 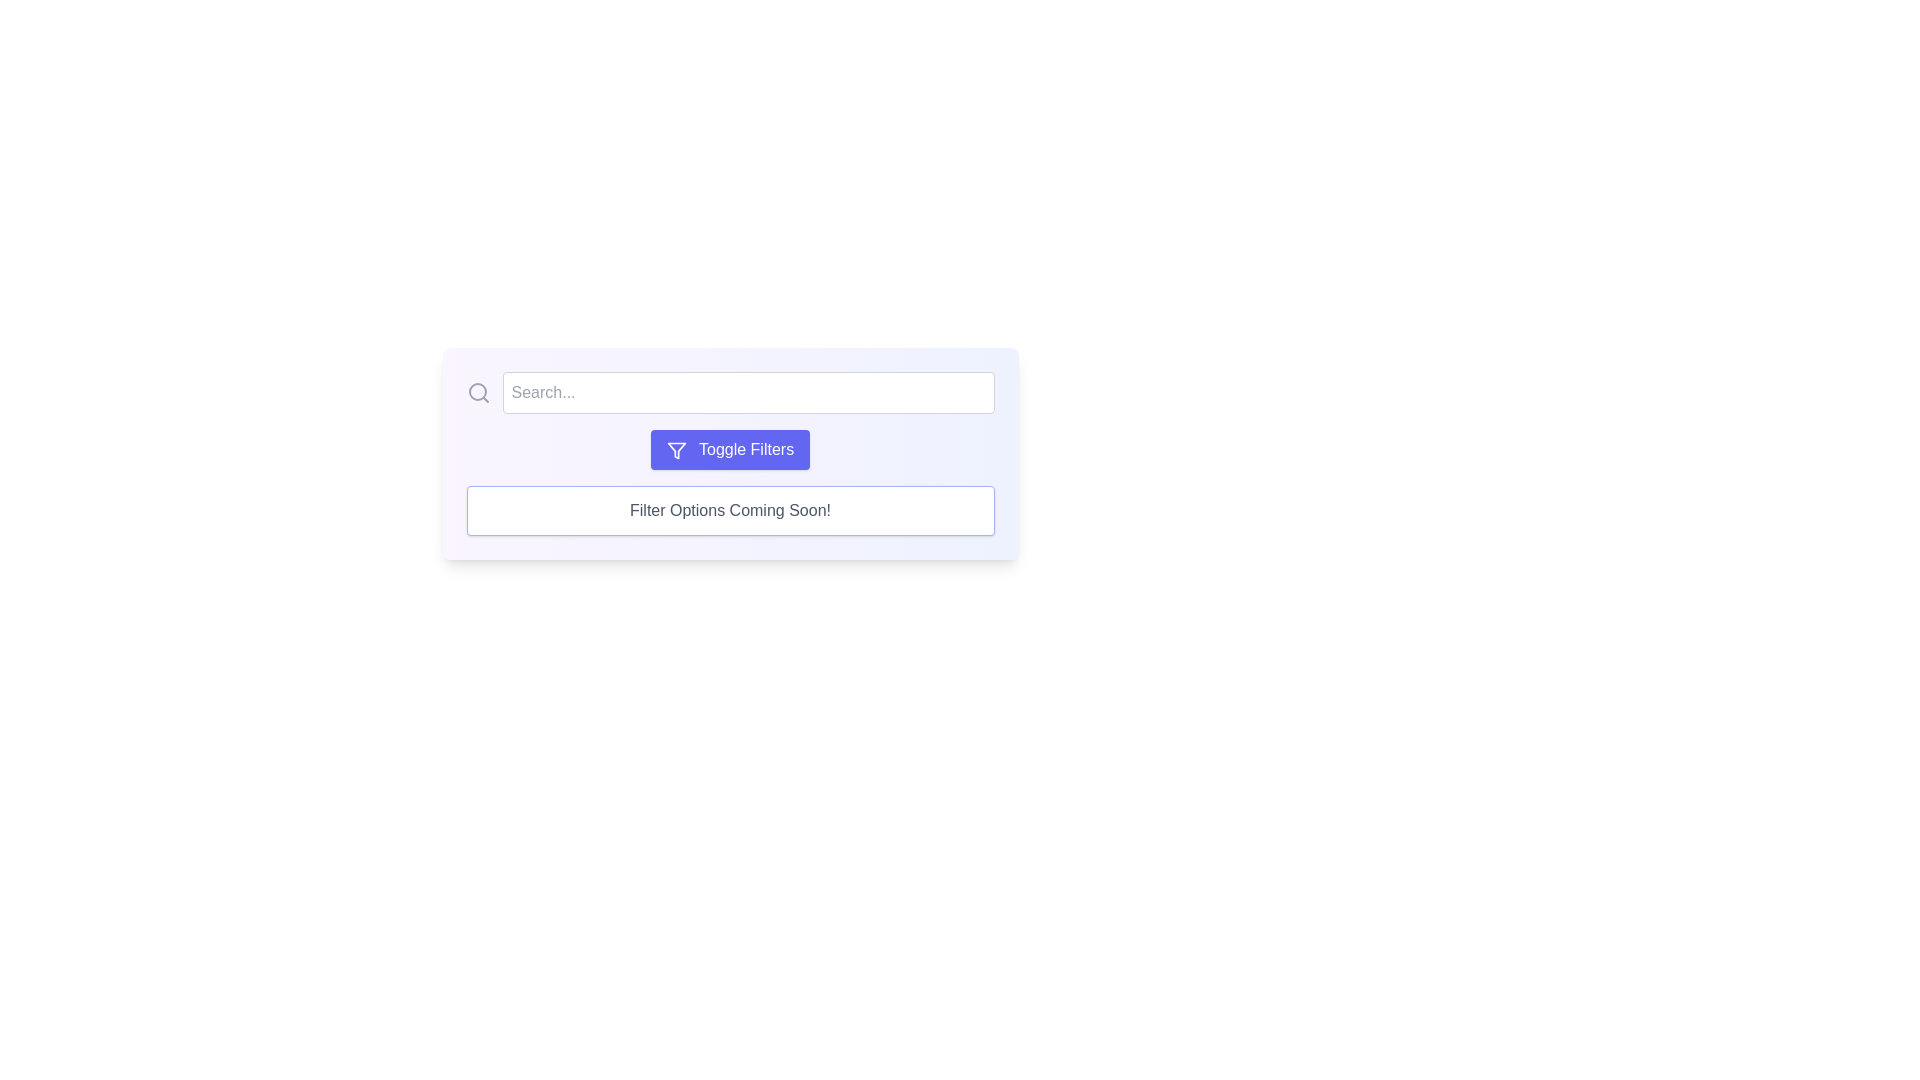 I want to click on the triangular icon within the 'Toggle Filters' button that activates or deactivates filtering options, so click(x=676, y=450).